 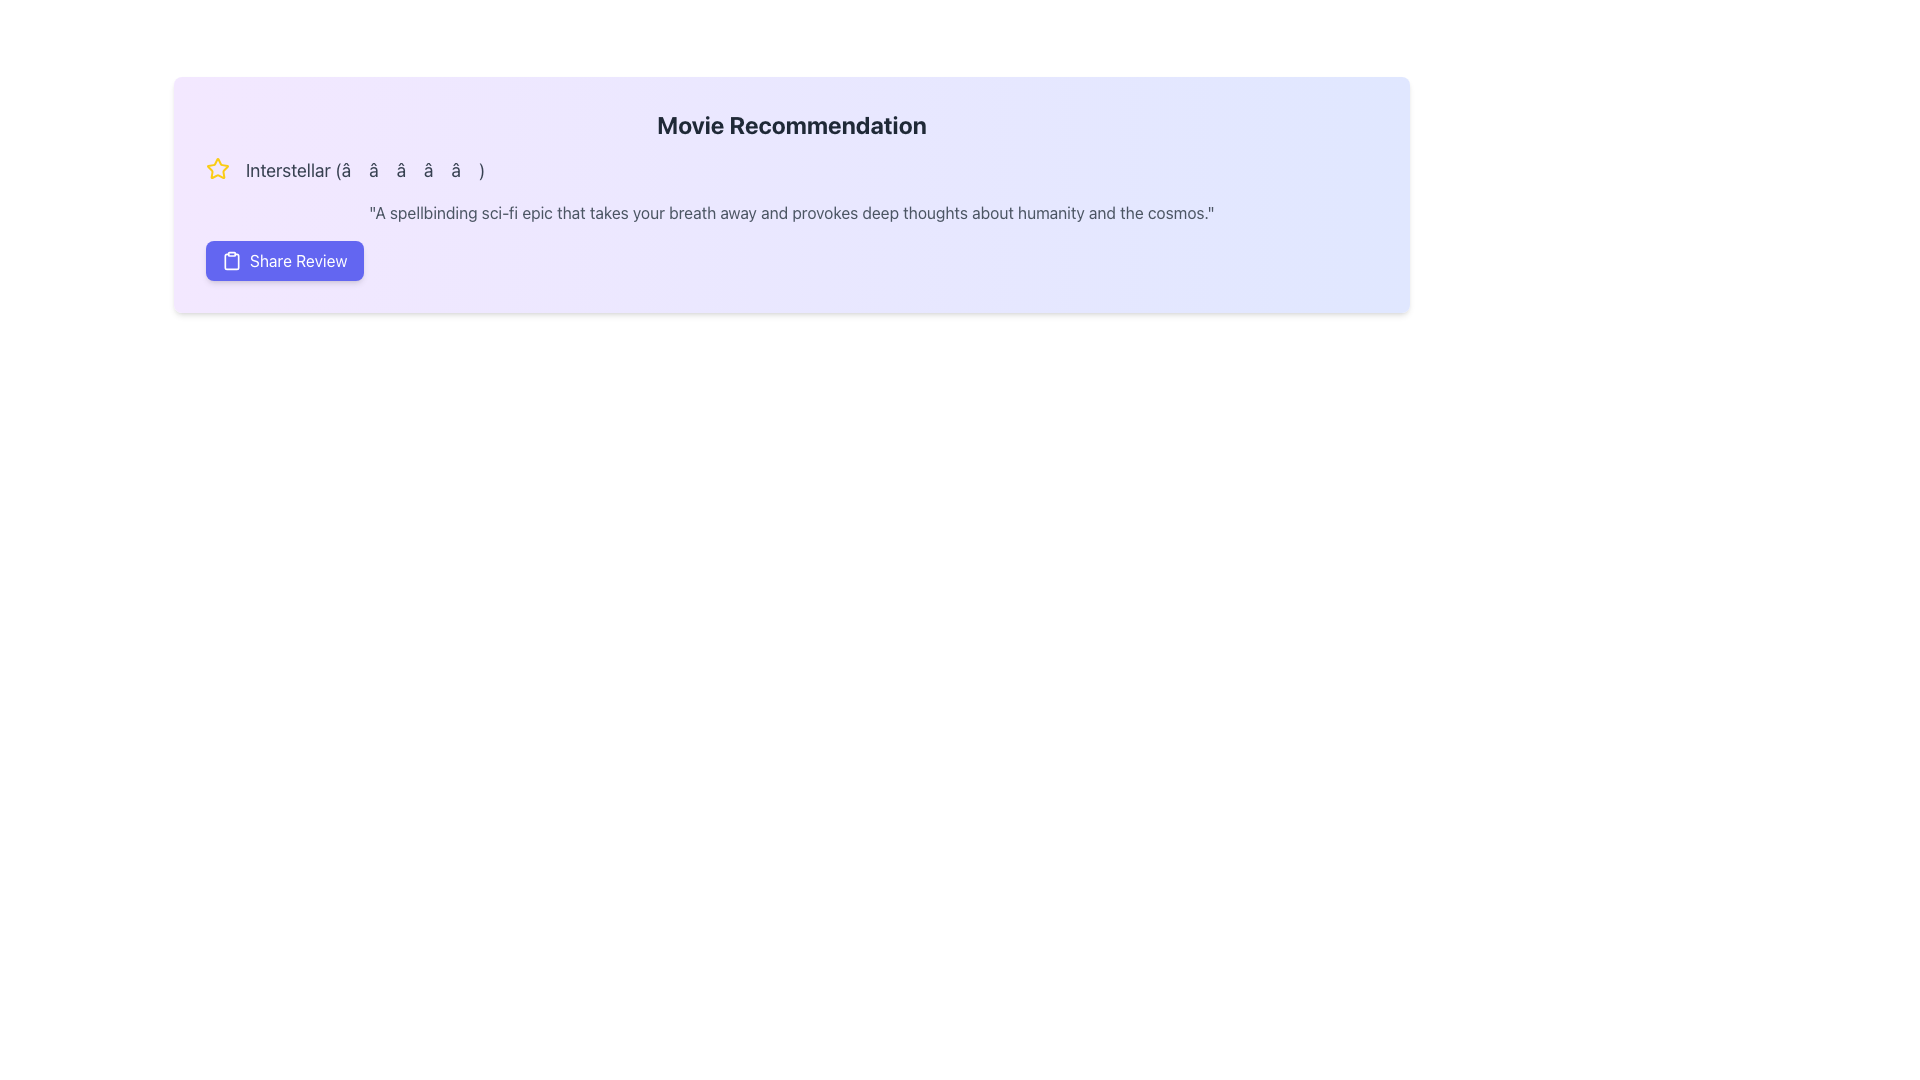 What do you see at coordinates (231, 260) in the screenshot?
I see `the clipboard icon located to the left of the 'Share Review' text on the blue button` at bounding box center [231, 260].